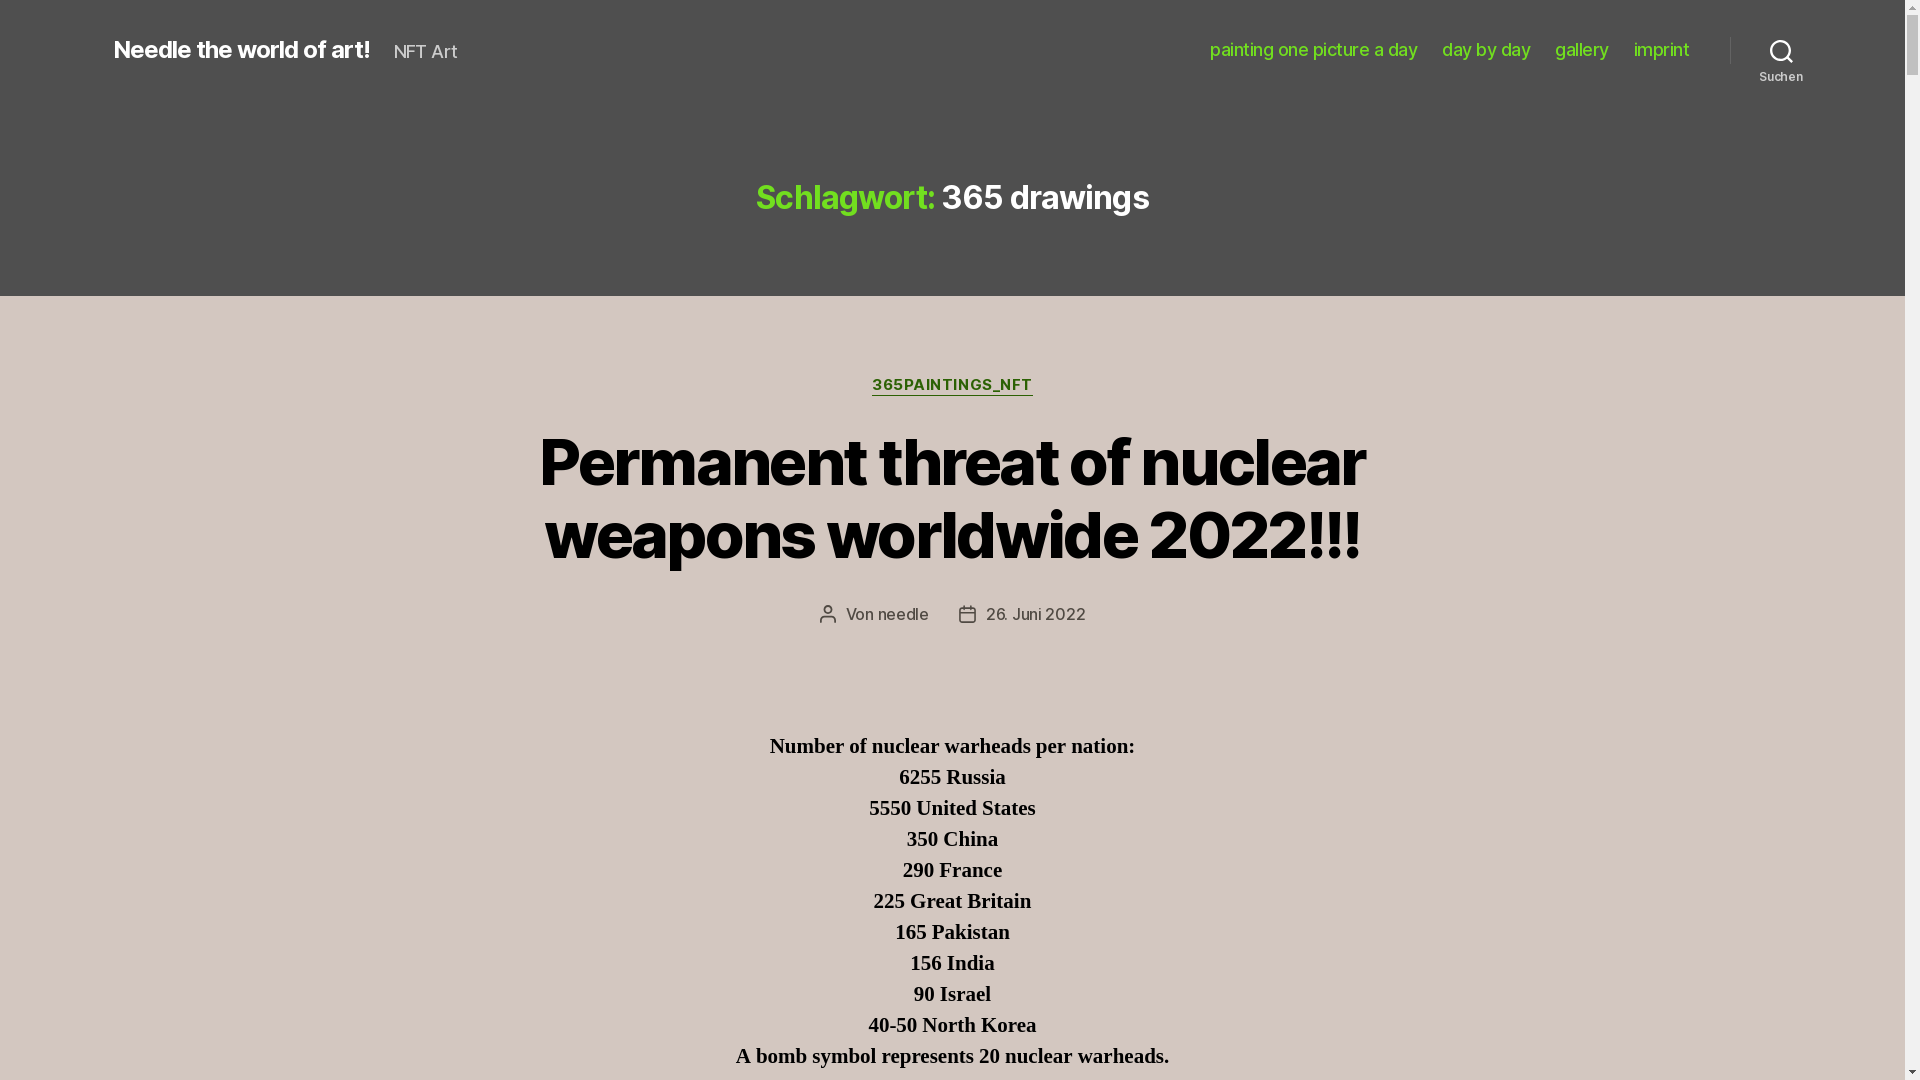 The image size is (1920, 1080). What do you see at coordinates (1486, 49) in the screenshot?
I see `'day by day'` at bounding box center [1486, 49].